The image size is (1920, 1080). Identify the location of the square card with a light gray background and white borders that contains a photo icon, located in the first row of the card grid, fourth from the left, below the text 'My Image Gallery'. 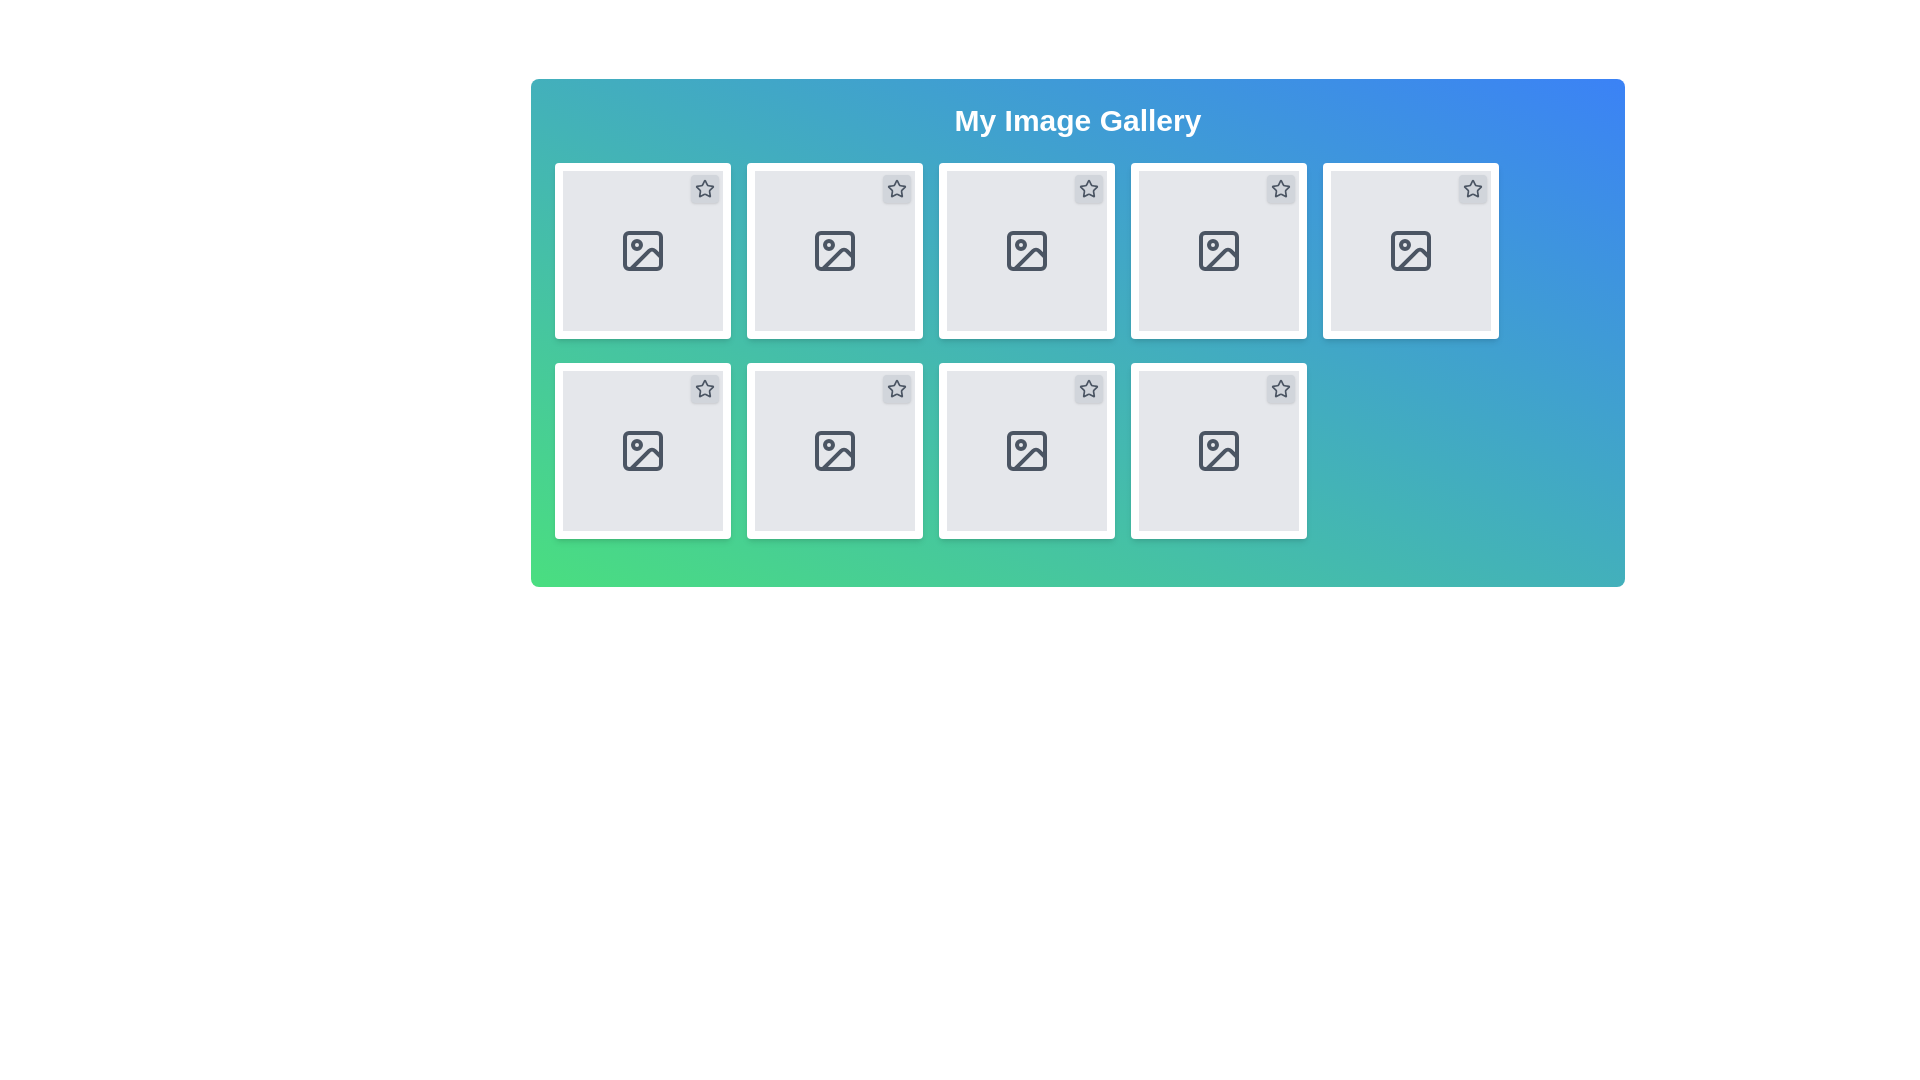
(1218, 249).